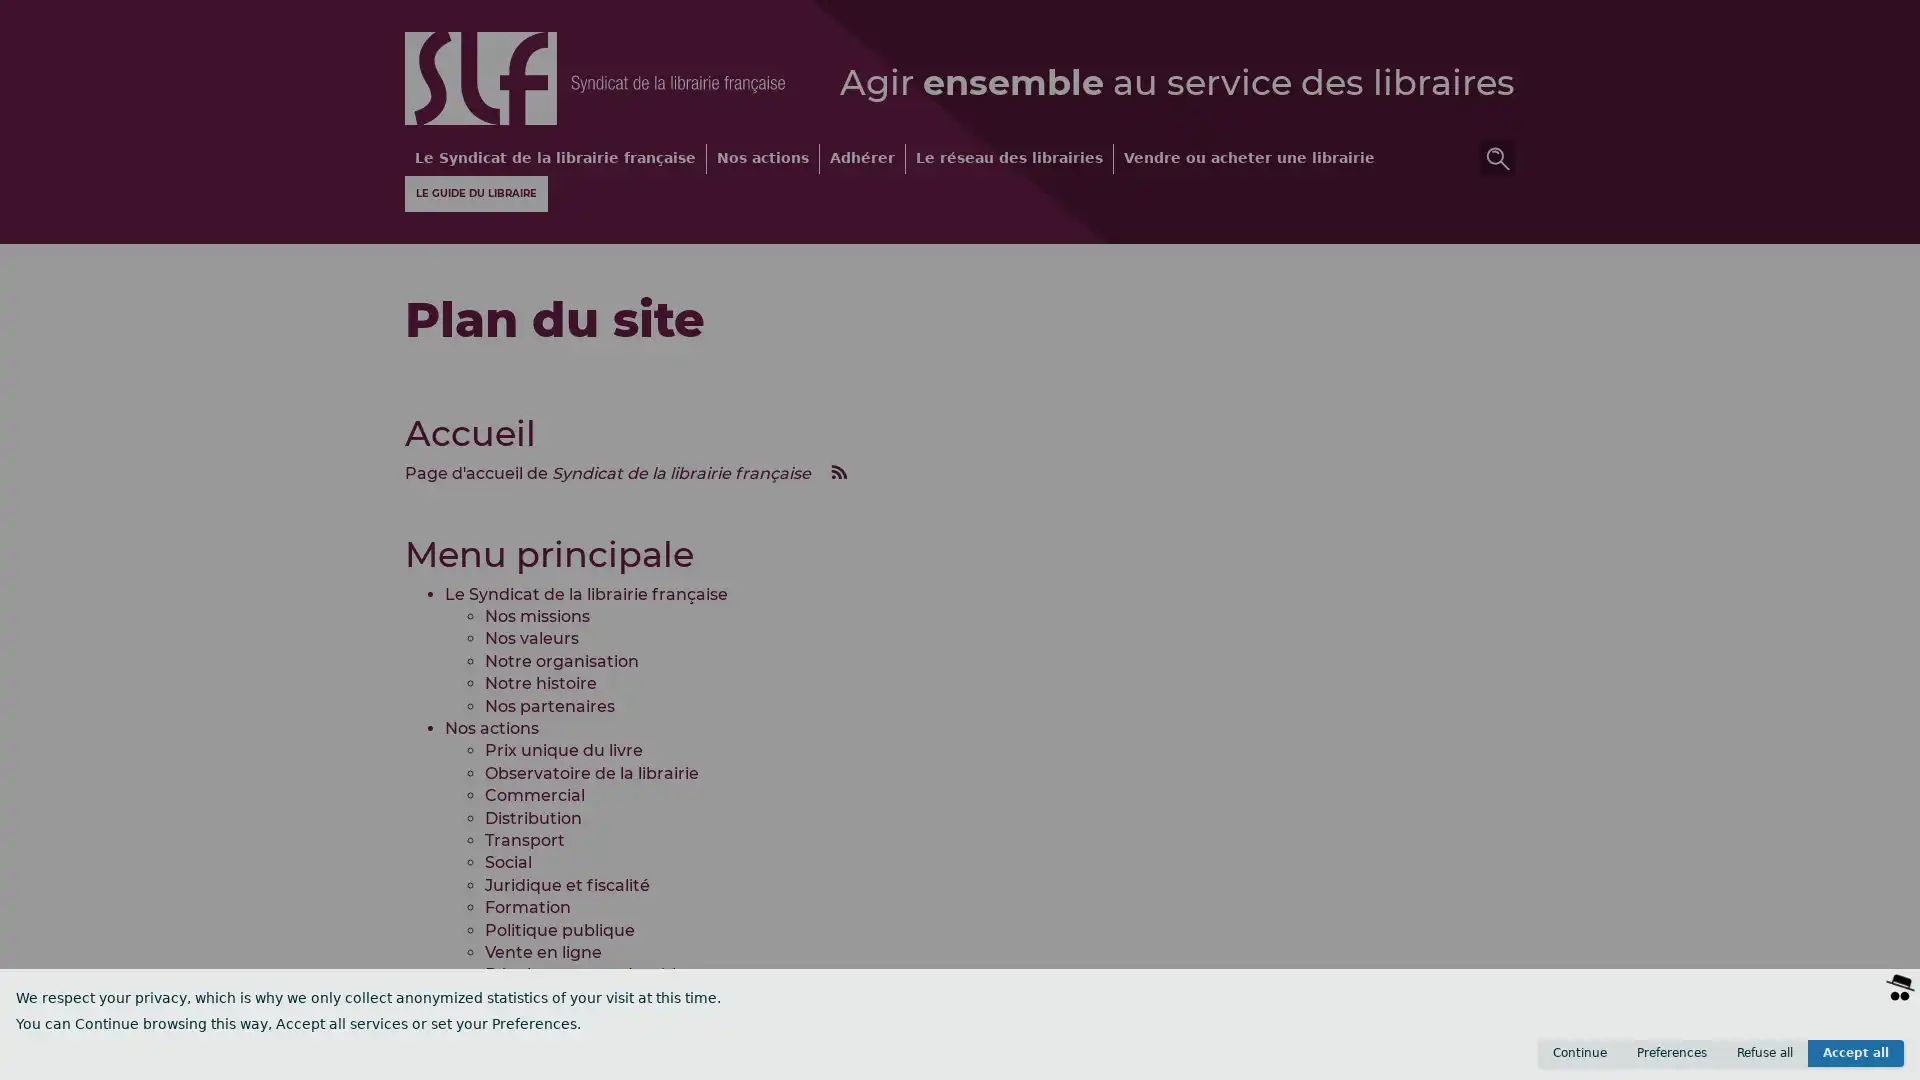 The width and height of the screenshot is (1920, 1080). I want to click on Accept all, so click(1855, 1052).